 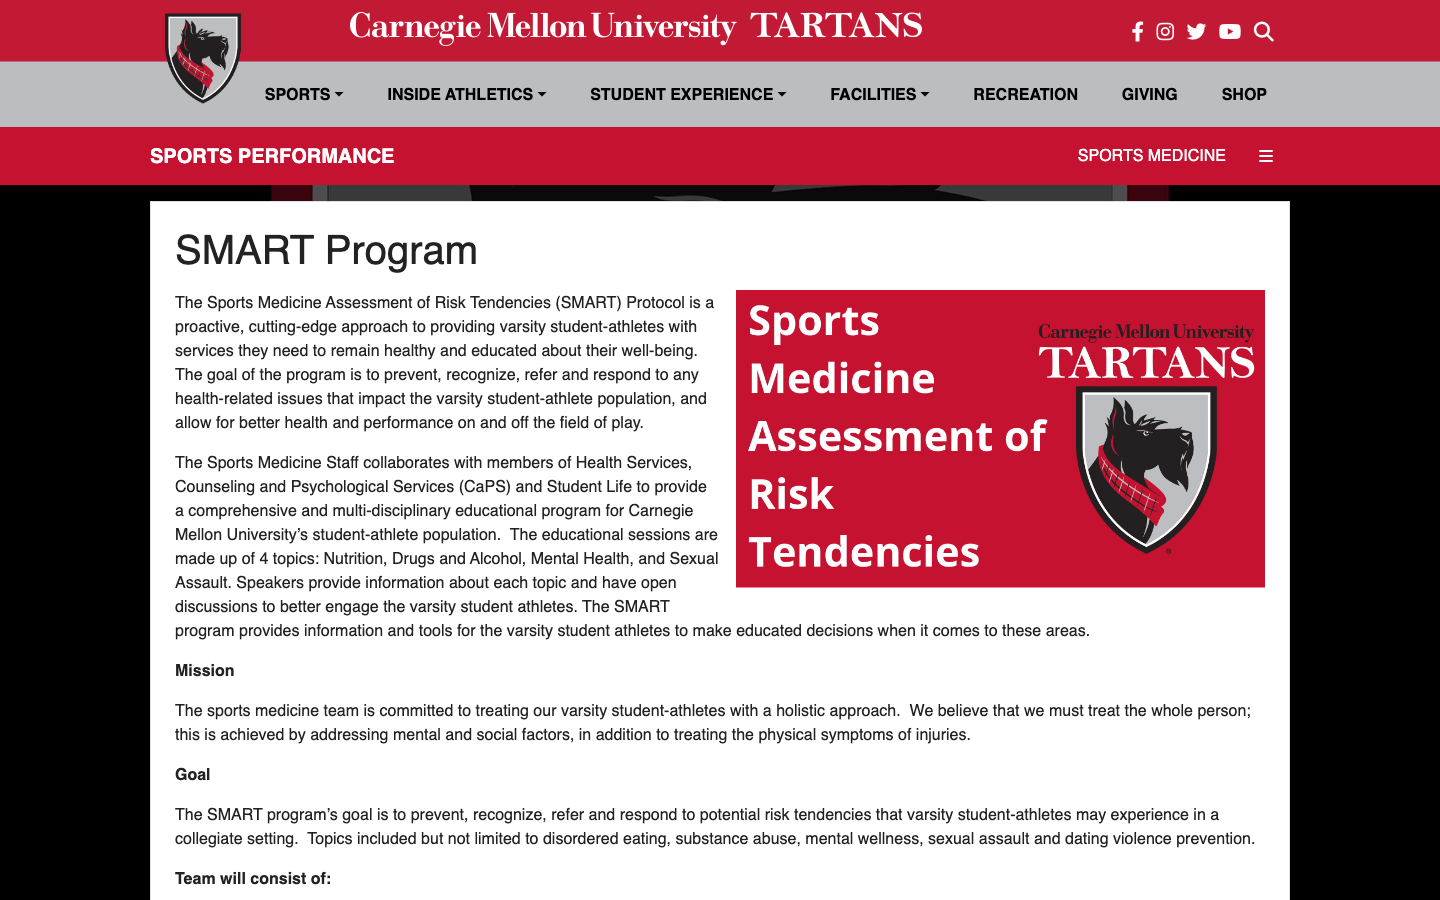 What do you see at coordinates (1243, 93) in the screenshot?
I see `online store and proceed to associated Facebook page` at bounding box center [1243, 93].